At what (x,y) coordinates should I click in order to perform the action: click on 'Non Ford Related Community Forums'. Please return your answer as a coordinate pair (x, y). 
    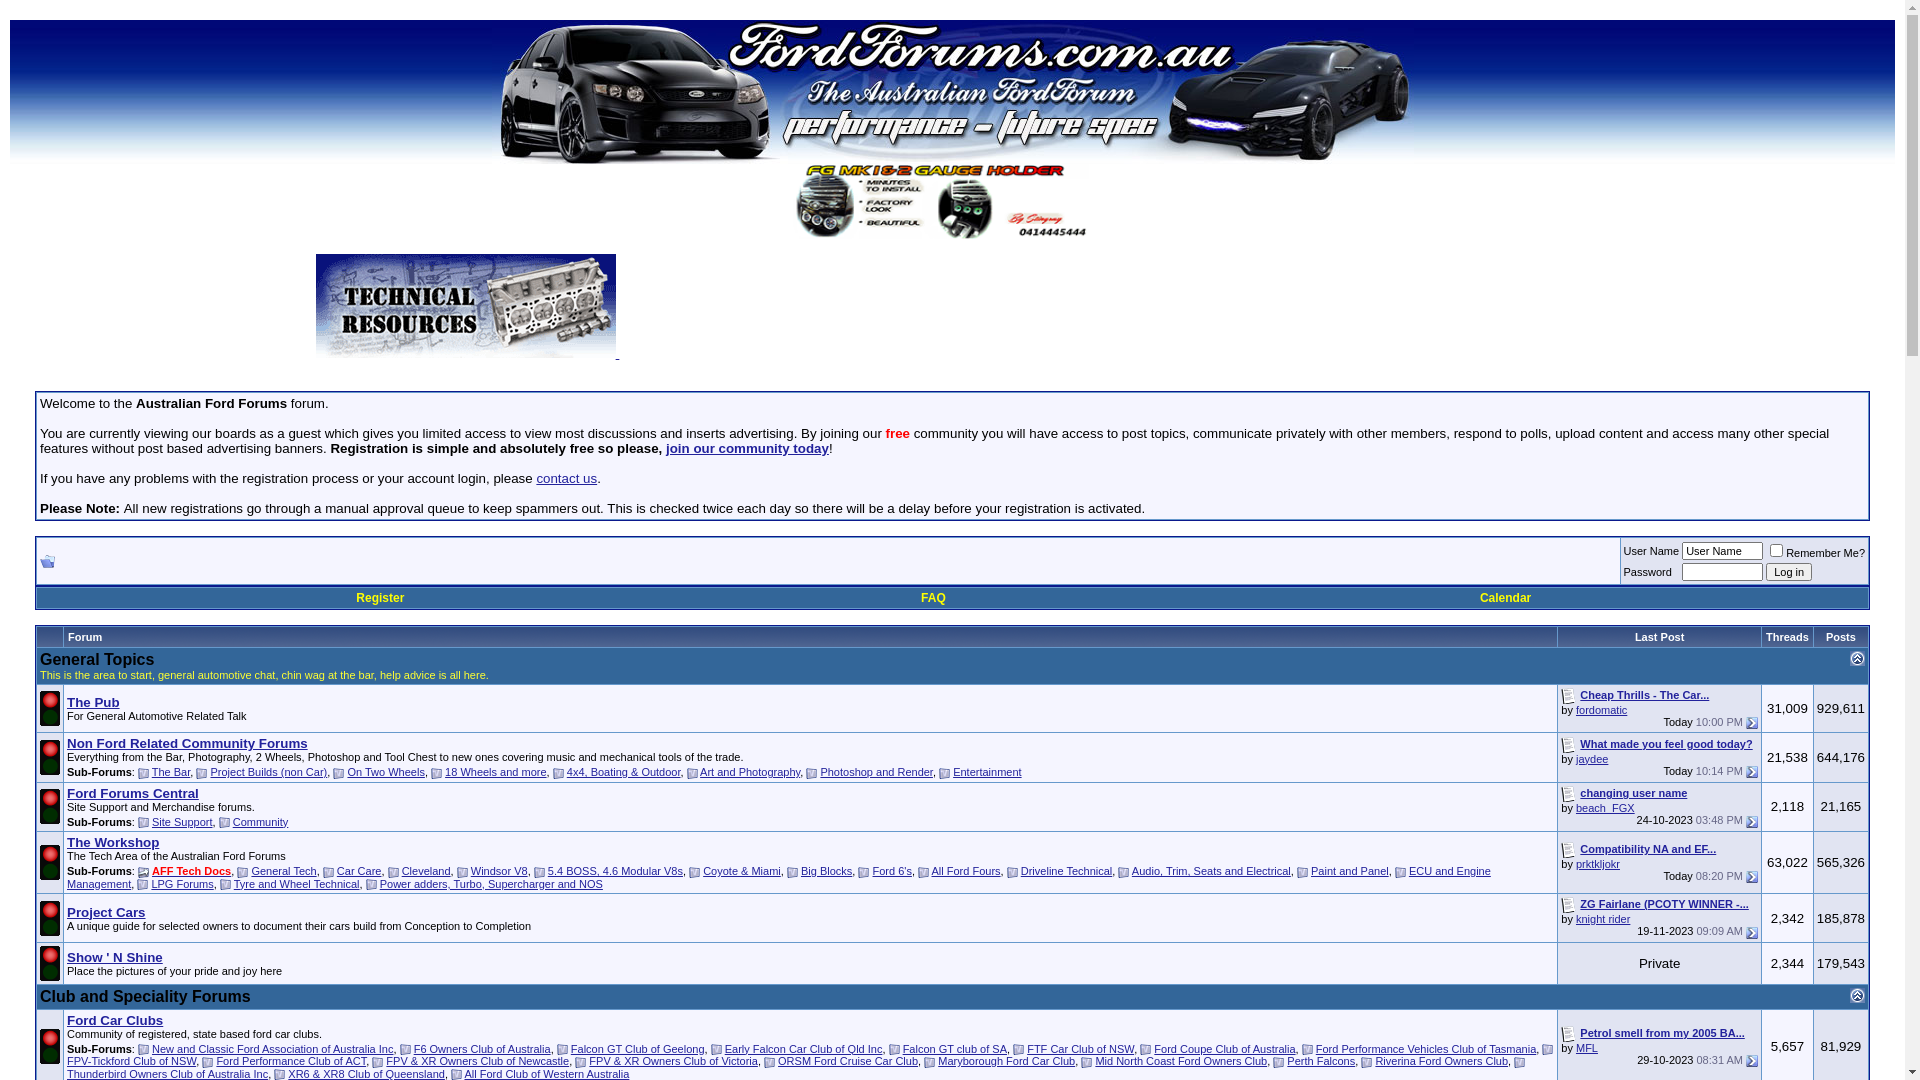
    Looking at the image, I should click on (187, 743).